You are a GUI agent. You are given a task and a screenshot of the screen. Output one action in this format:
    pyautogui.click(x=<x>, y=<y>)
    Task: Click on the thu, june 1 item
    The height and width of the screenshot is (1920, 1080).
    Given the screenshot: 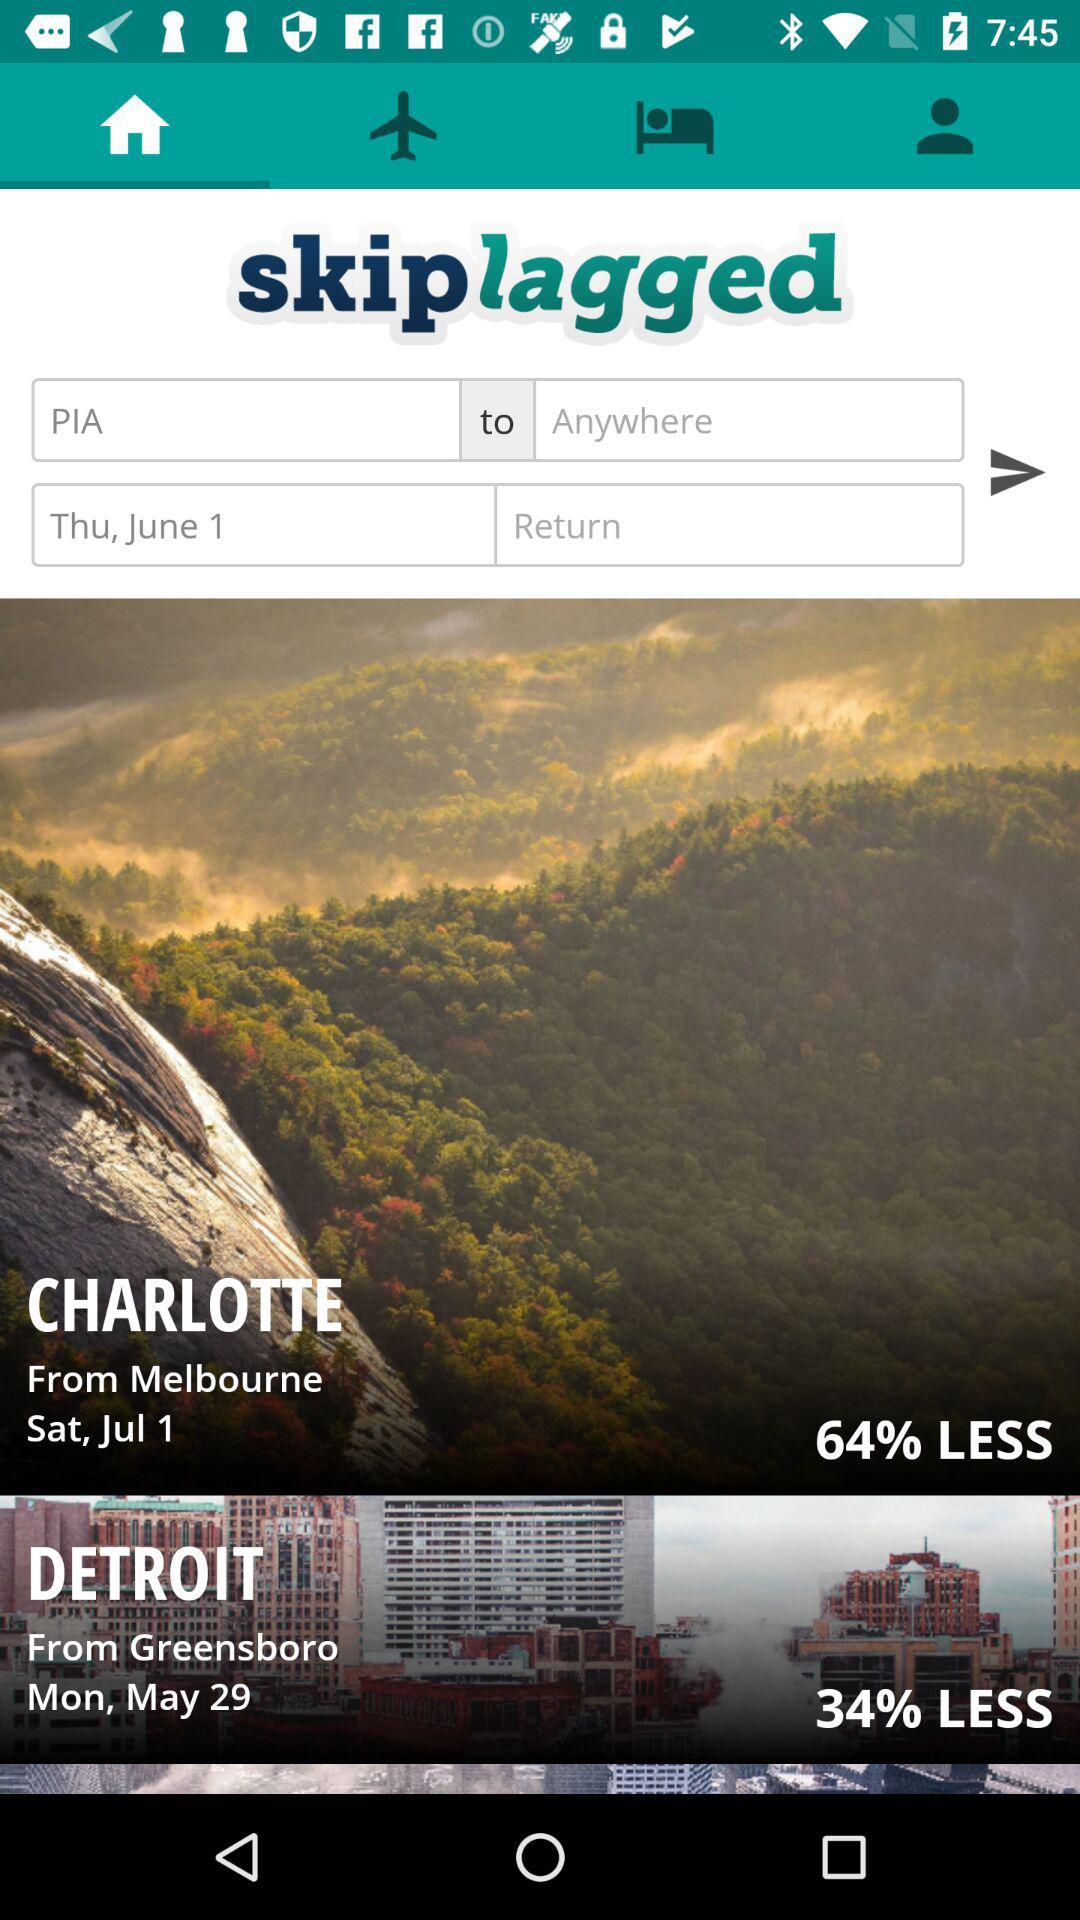 What is the action you would take?
    pyautogui.click(x=265, y=524)
    